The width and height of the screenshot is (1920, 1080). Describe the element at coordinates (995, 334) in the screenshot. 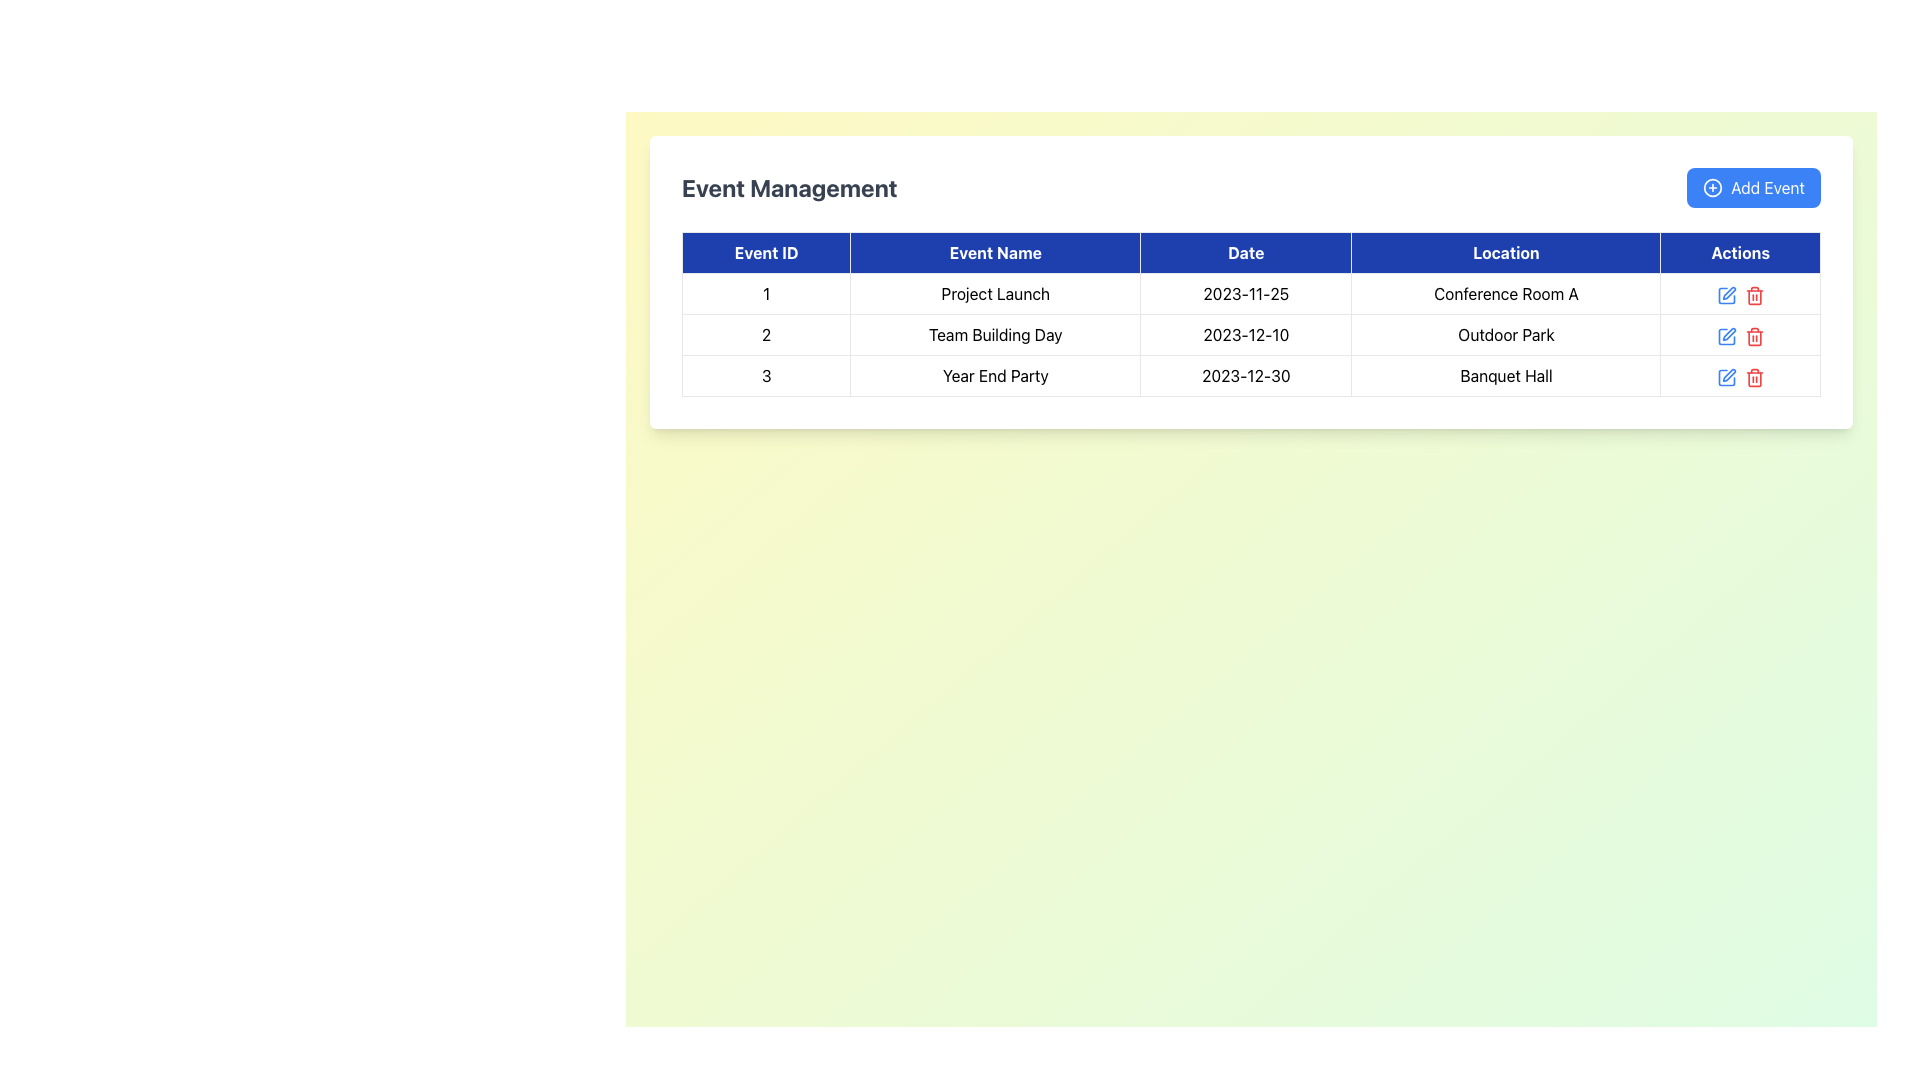

I see `the text label representing the event name in the second row of the table, which is positioned after the element with text '2' and before '2023-12-10' and 'Outdoor Park'` at that location.